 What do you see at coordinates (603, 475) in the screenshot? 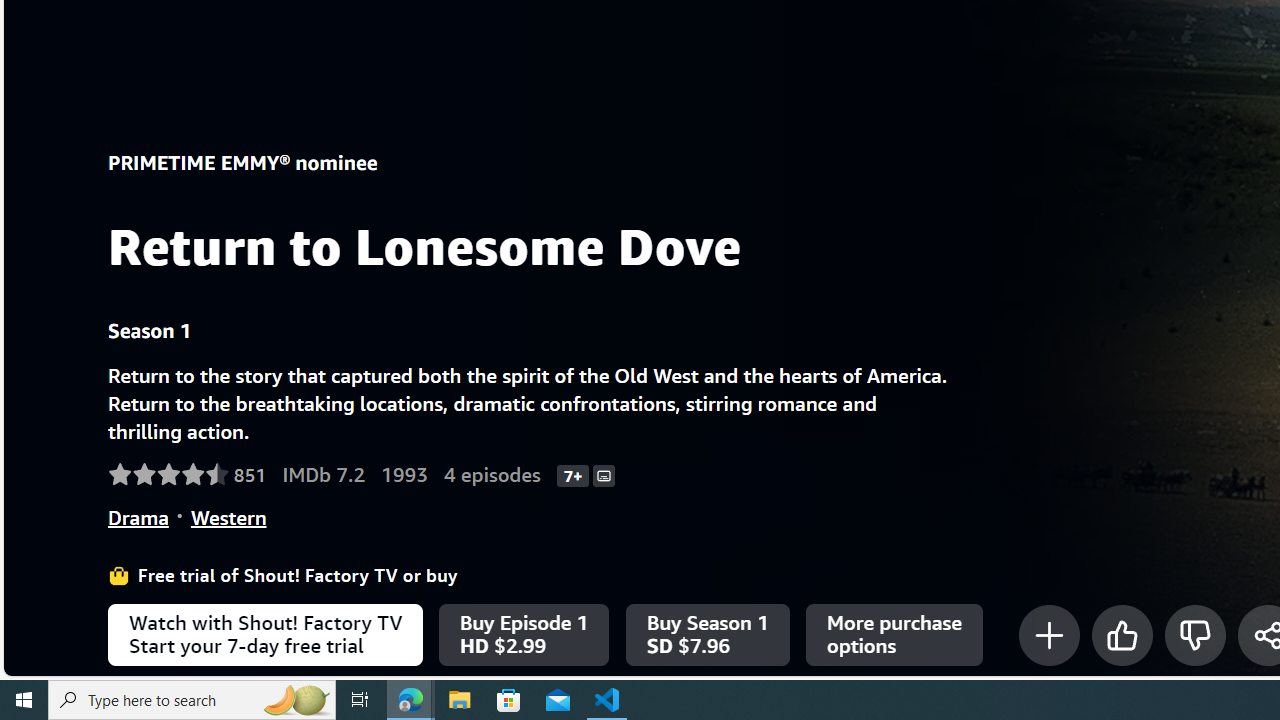
I see `'Subtitles'` at bounding box center [603, 475].